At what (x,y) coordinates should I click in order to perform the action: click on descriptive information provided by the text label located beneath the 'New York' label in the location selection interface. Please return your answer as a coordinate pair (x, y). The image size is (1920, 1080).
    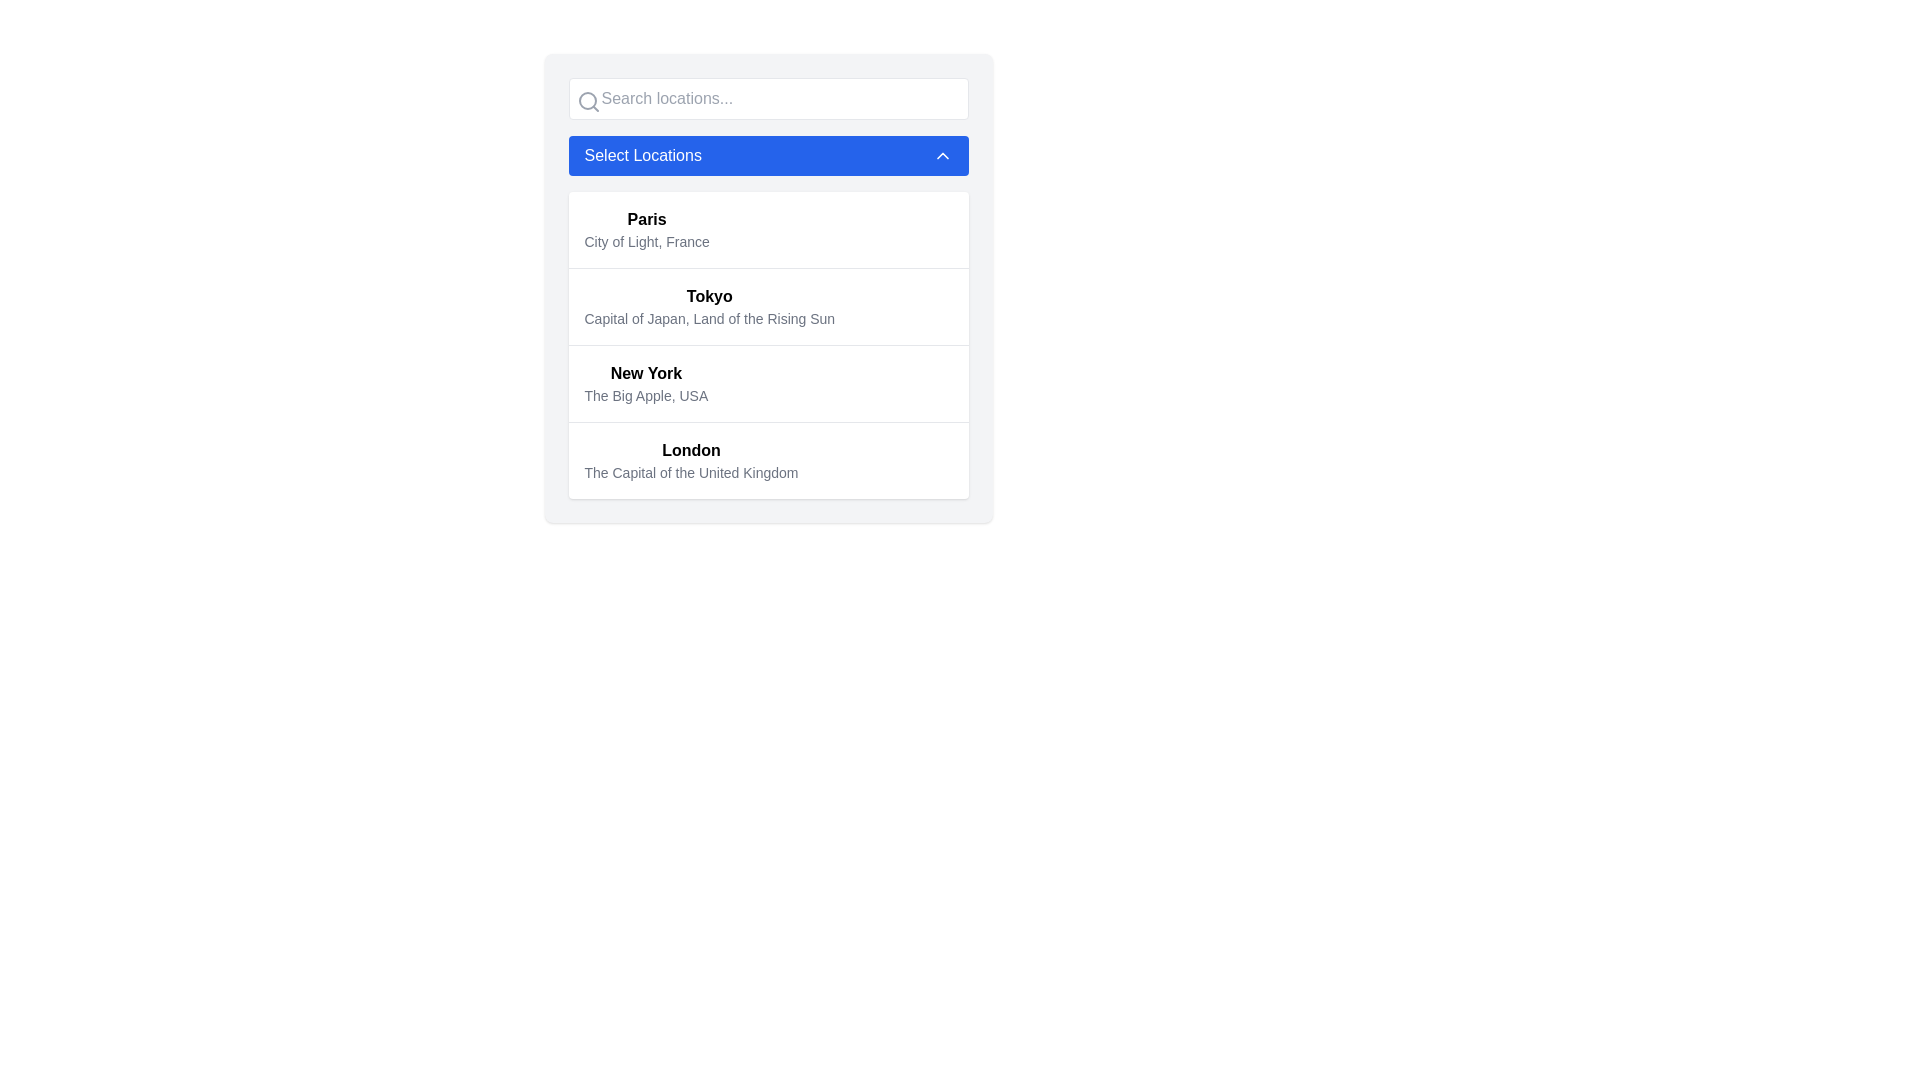
    Looking at the image, I should click on (646, 396).